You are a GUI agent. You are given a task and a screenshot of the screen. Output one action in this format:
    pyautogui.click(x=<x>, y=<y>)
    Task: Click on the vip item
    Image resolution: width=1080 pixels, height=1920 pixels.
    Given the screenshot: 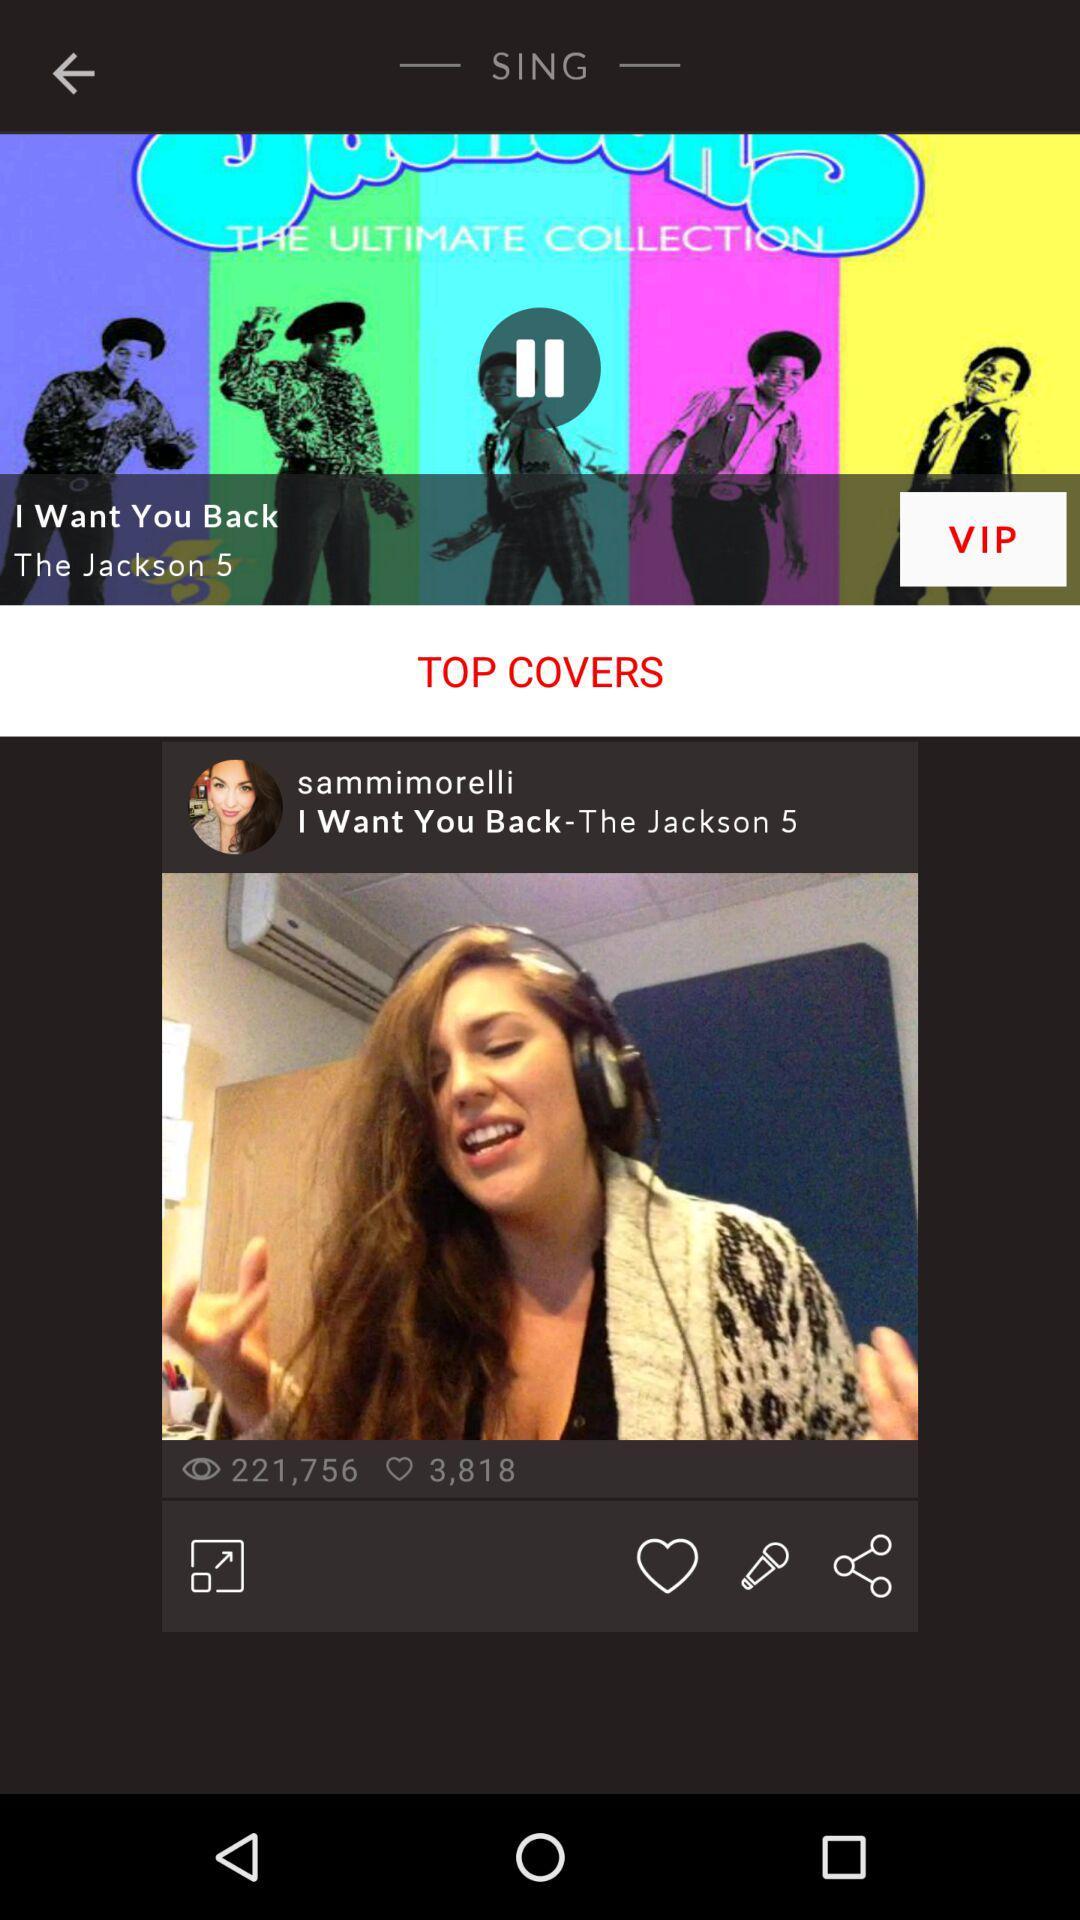 What is the action you would take?
    pyautogui.click(x=982, y=539)
    